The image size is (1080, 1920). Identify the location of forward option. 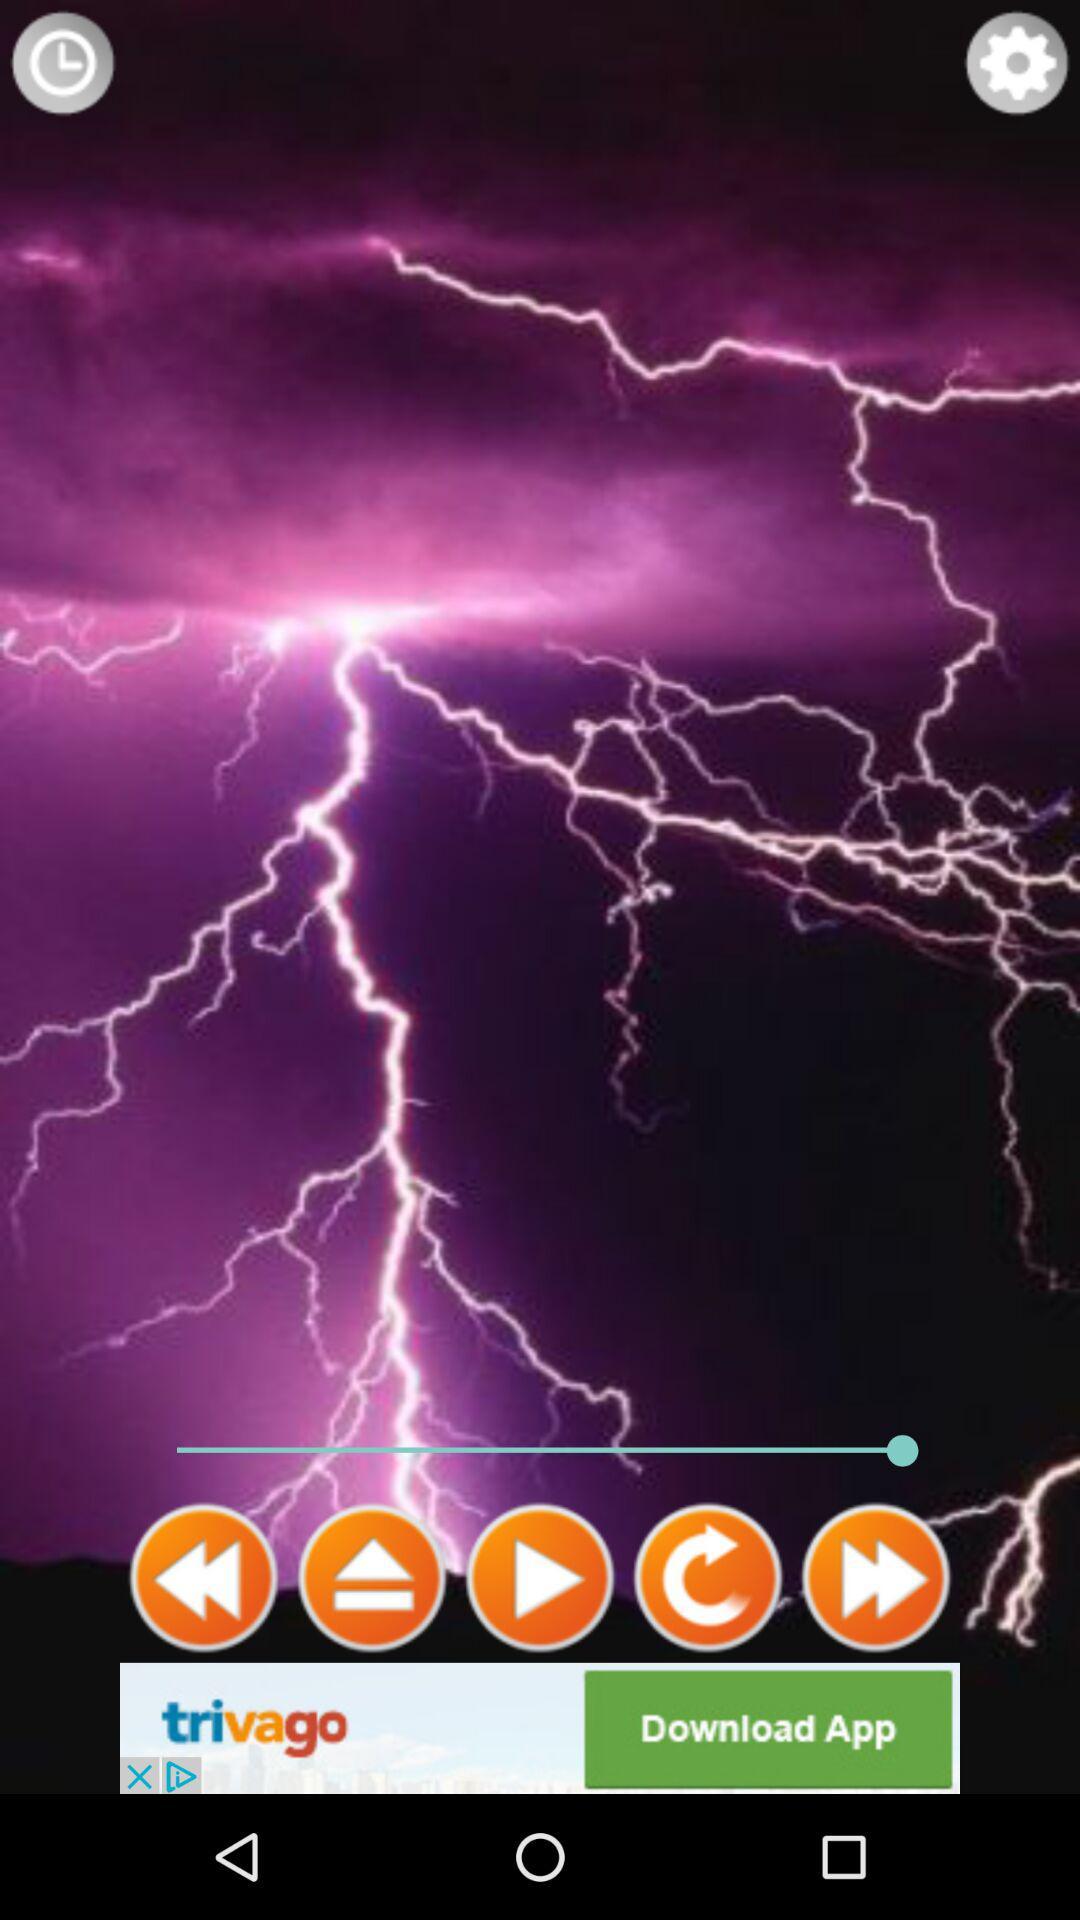
(874, 1577).